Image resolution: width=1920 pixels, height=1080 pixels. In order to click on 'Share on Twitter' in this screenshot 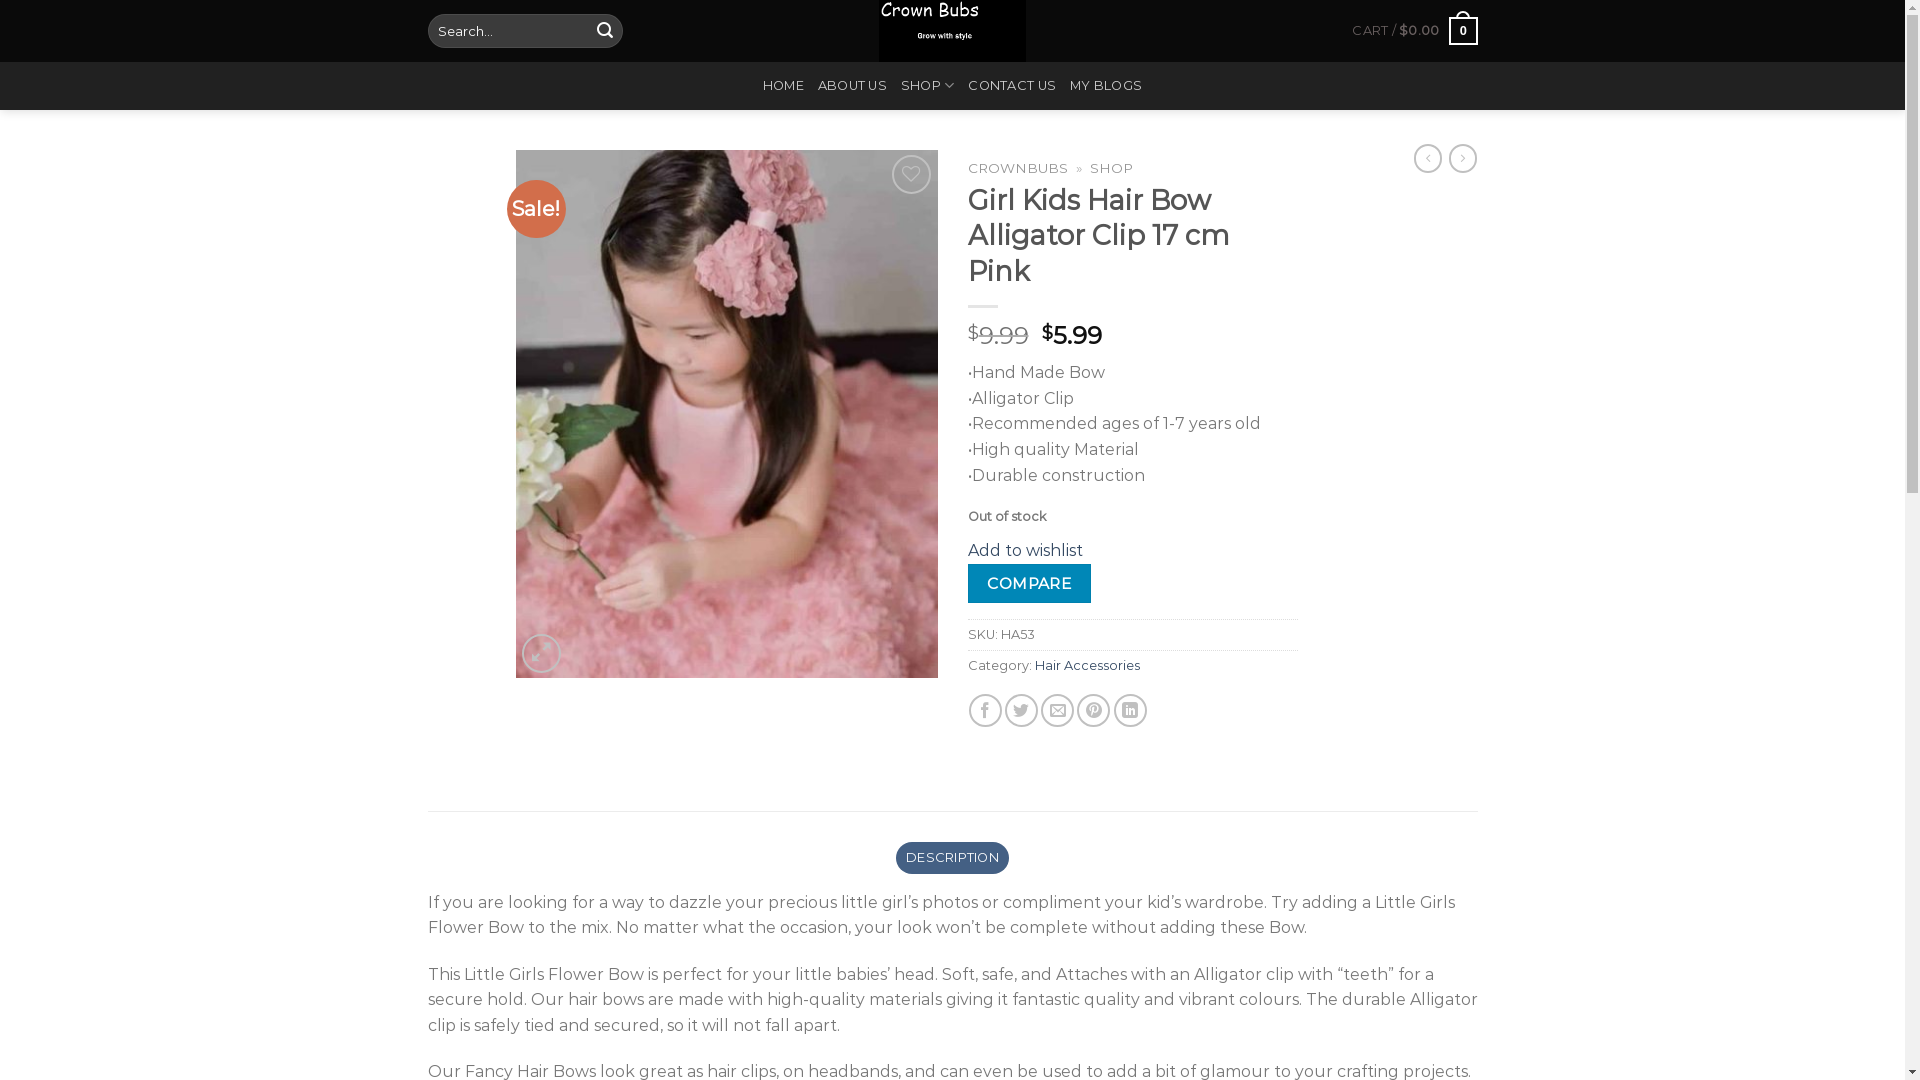, I will do `click(1021, 709)`.